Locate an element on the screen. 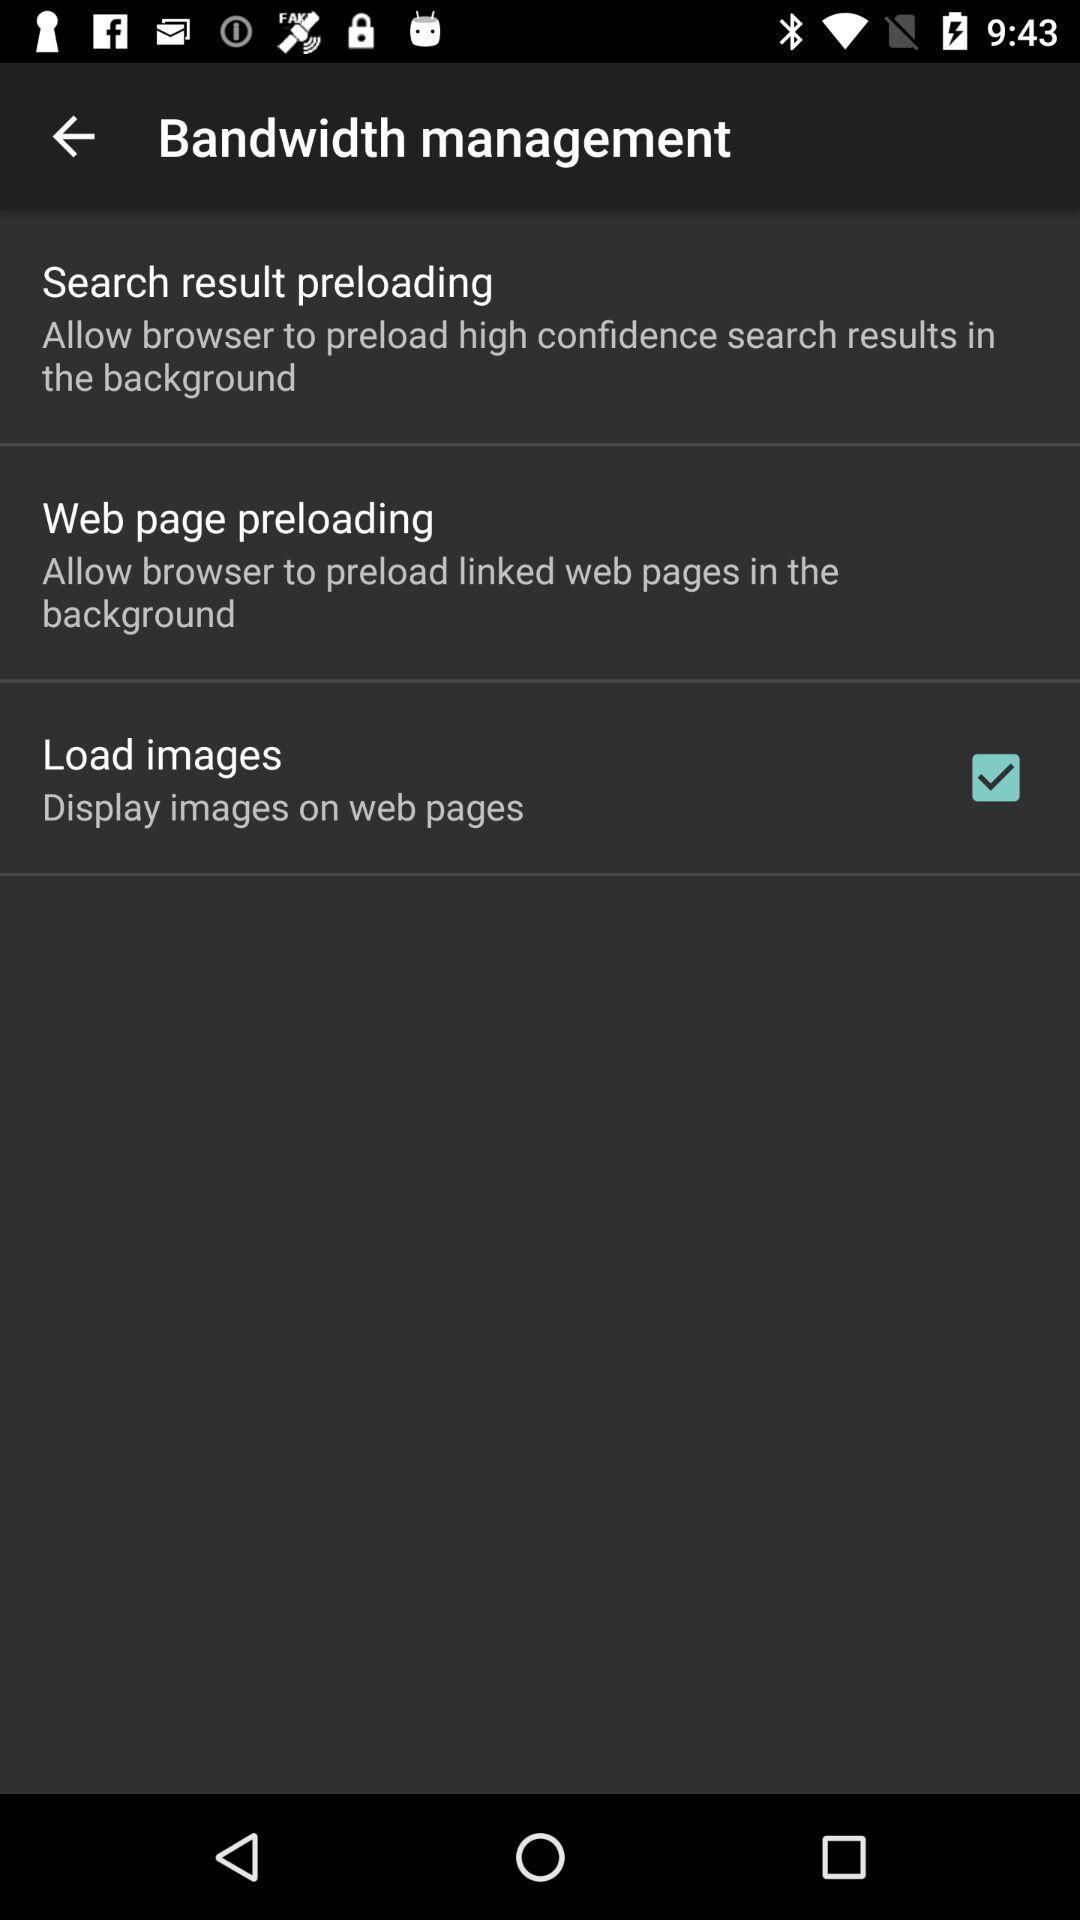  item below allow browser to is located at coordinates (161, 752).